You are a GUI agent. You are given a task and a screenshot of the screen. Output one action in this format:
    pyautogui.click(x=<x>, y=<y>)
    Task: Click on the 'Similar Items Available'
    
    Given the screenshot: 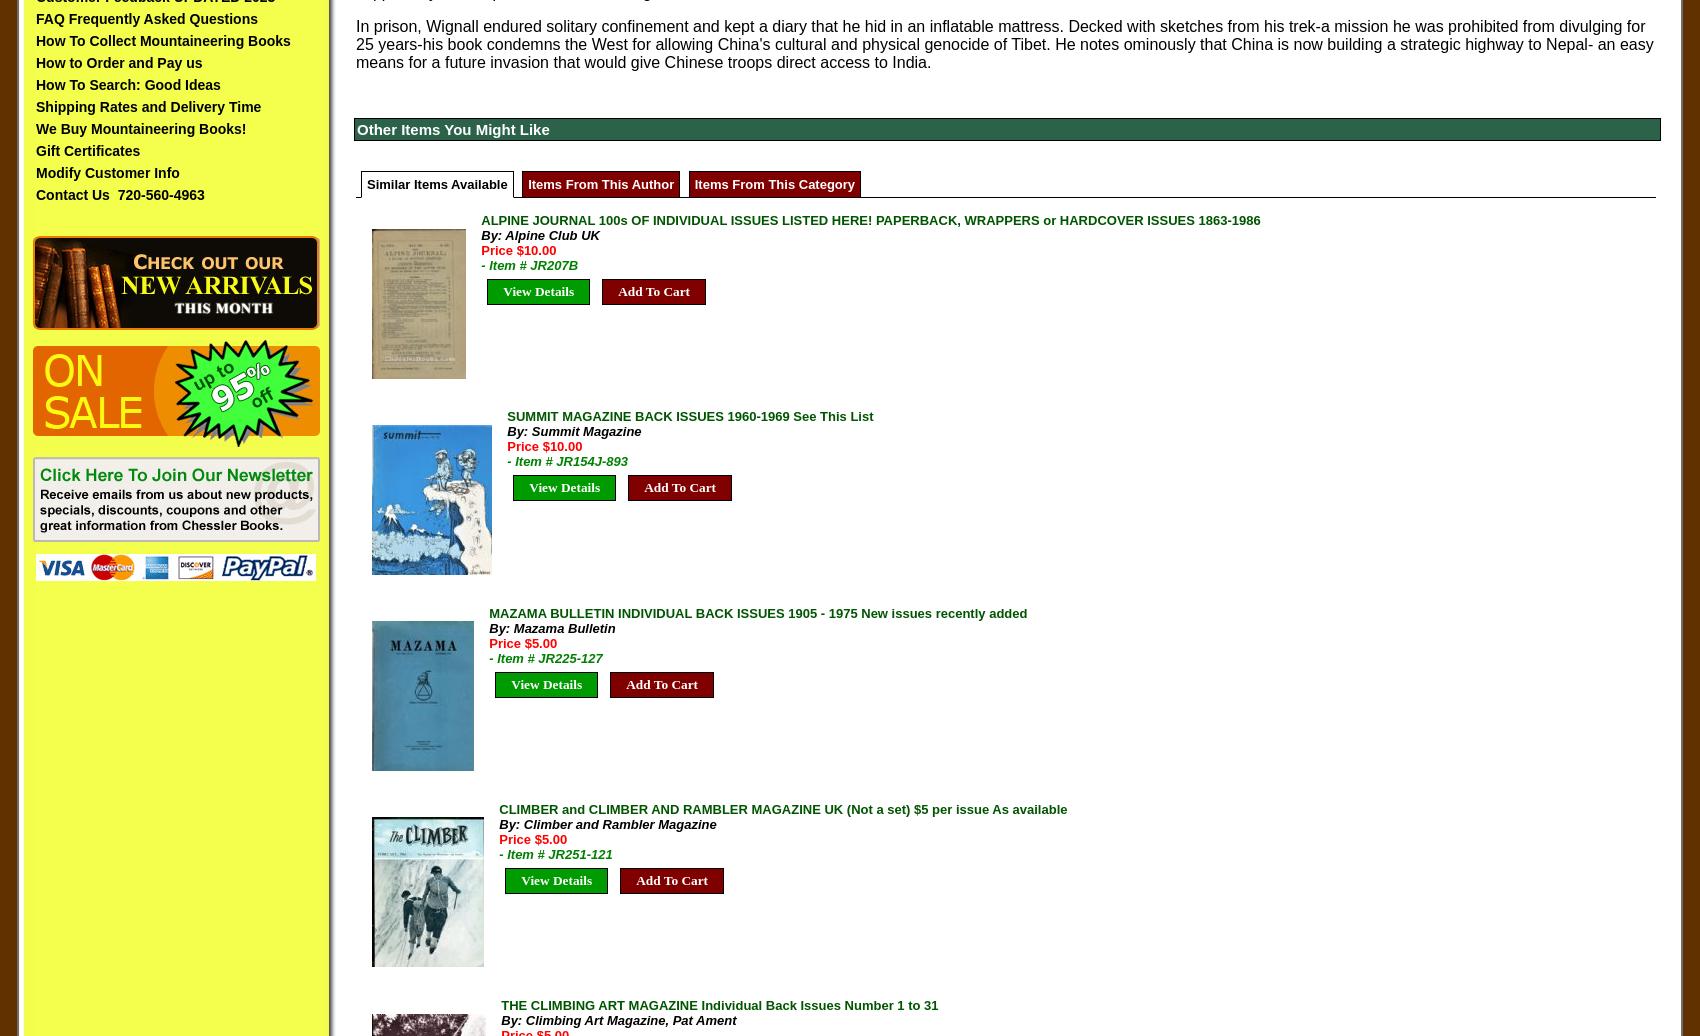 What is the action you would take?
    pyautogui.click(x=437, y=184)
    